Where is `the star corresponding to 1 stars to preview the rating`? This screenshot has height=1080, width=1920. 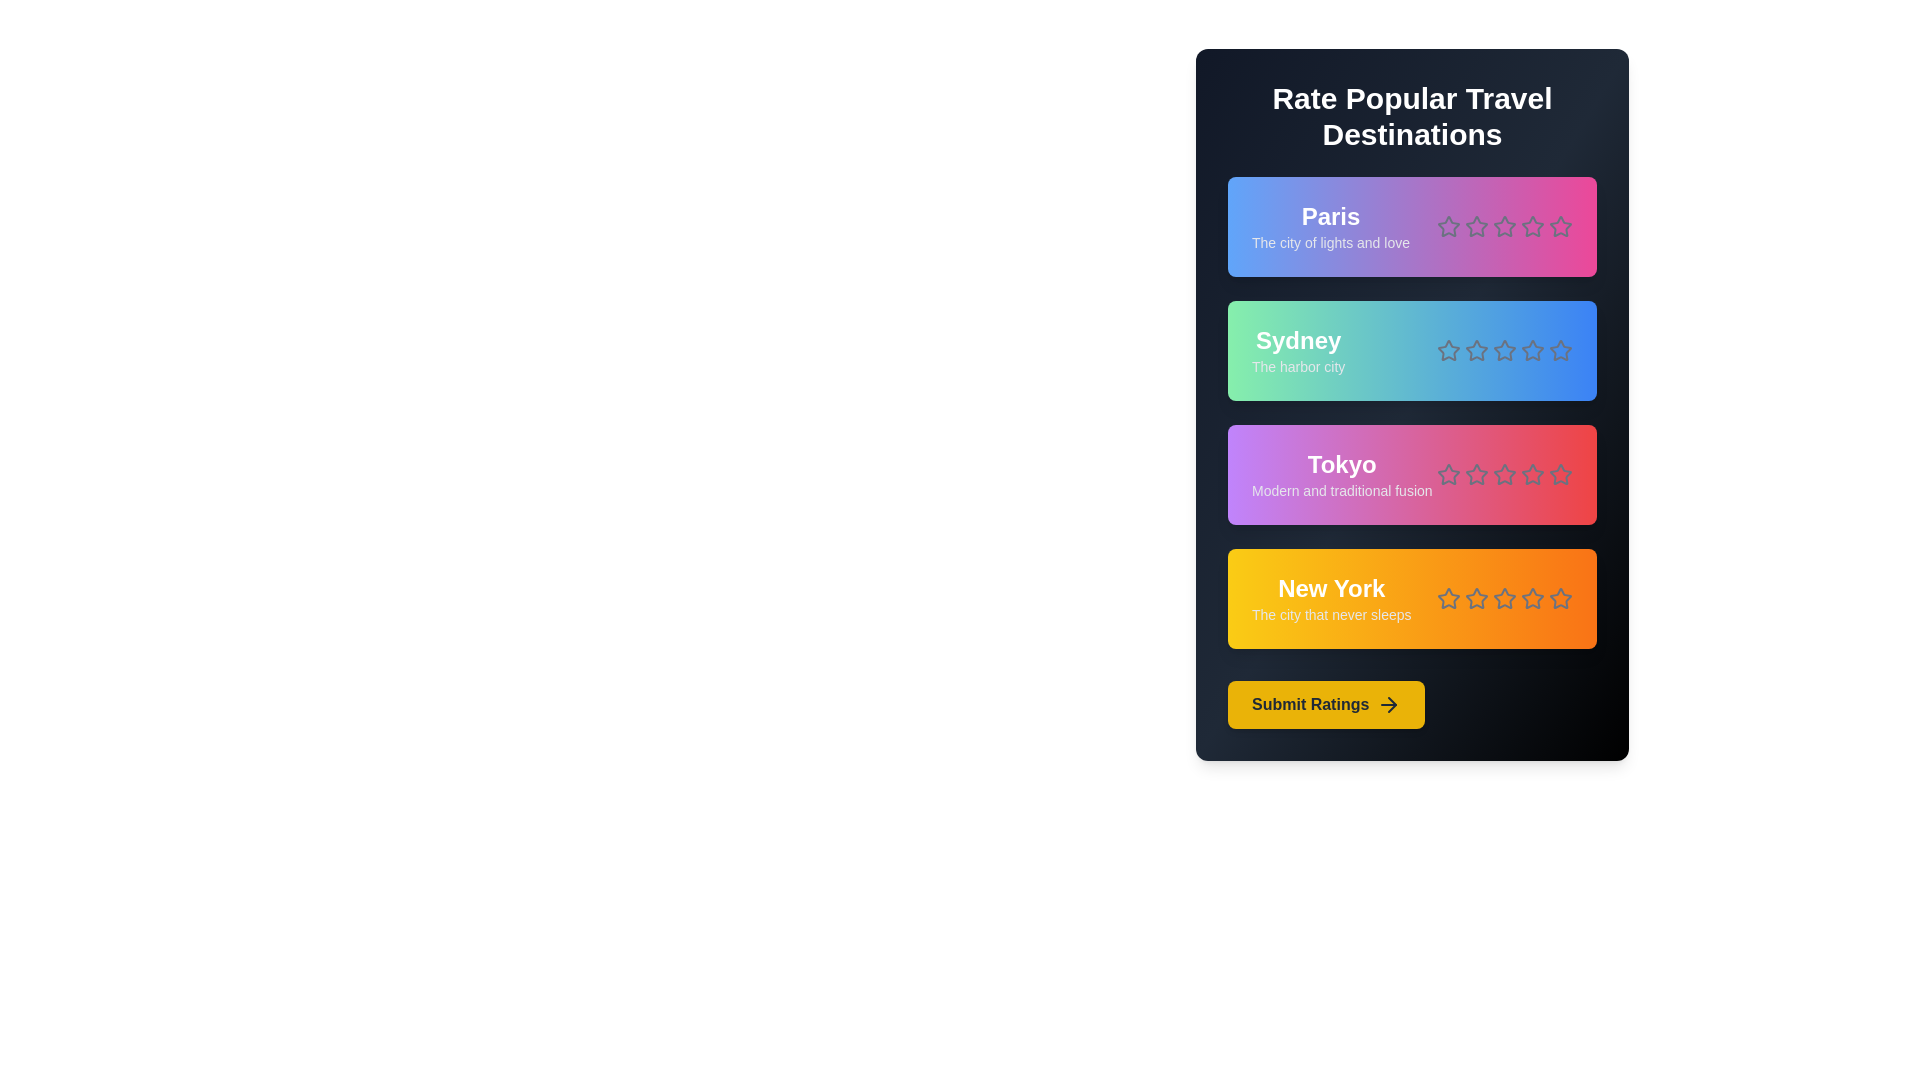 the star corresponding to 1 stars to preview the rating is located at coordinates (1449, 226).